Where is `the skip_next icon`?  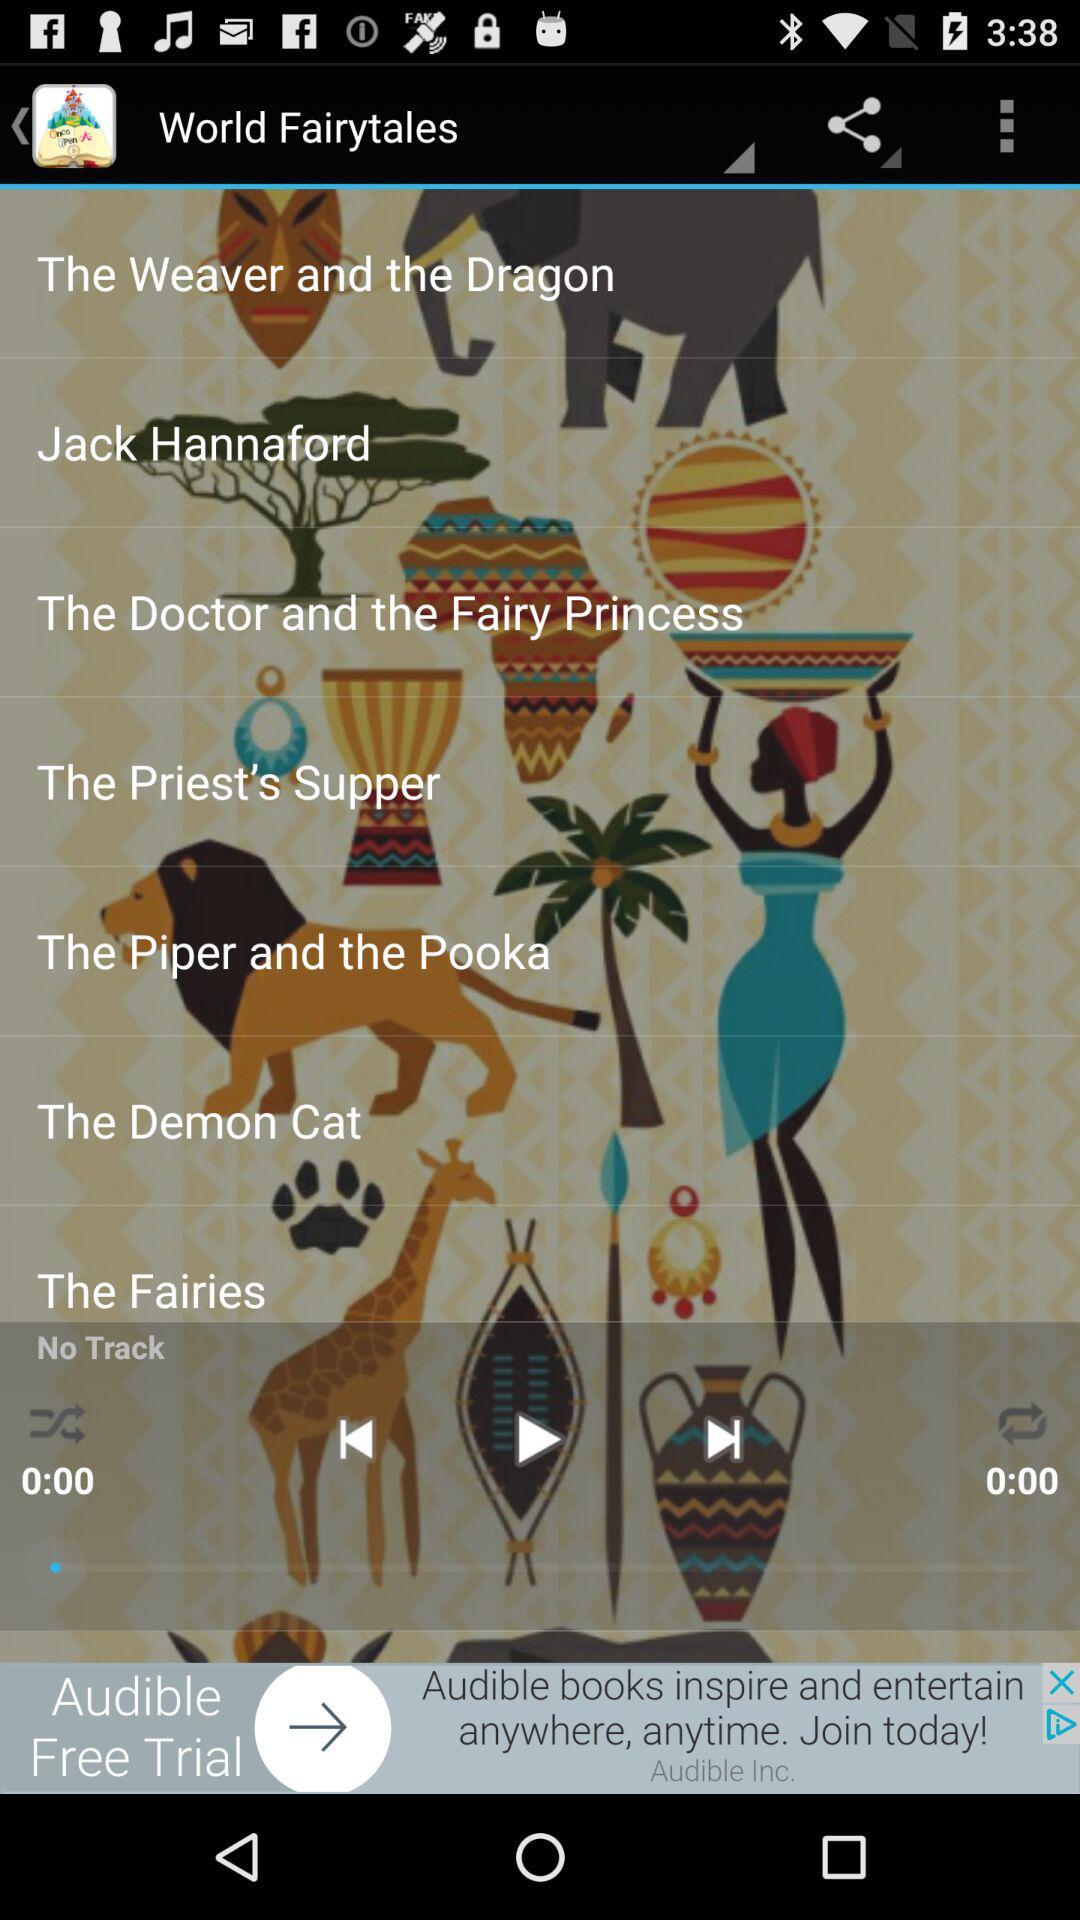 the skip_next icon is located at coordinates (723, 1538).